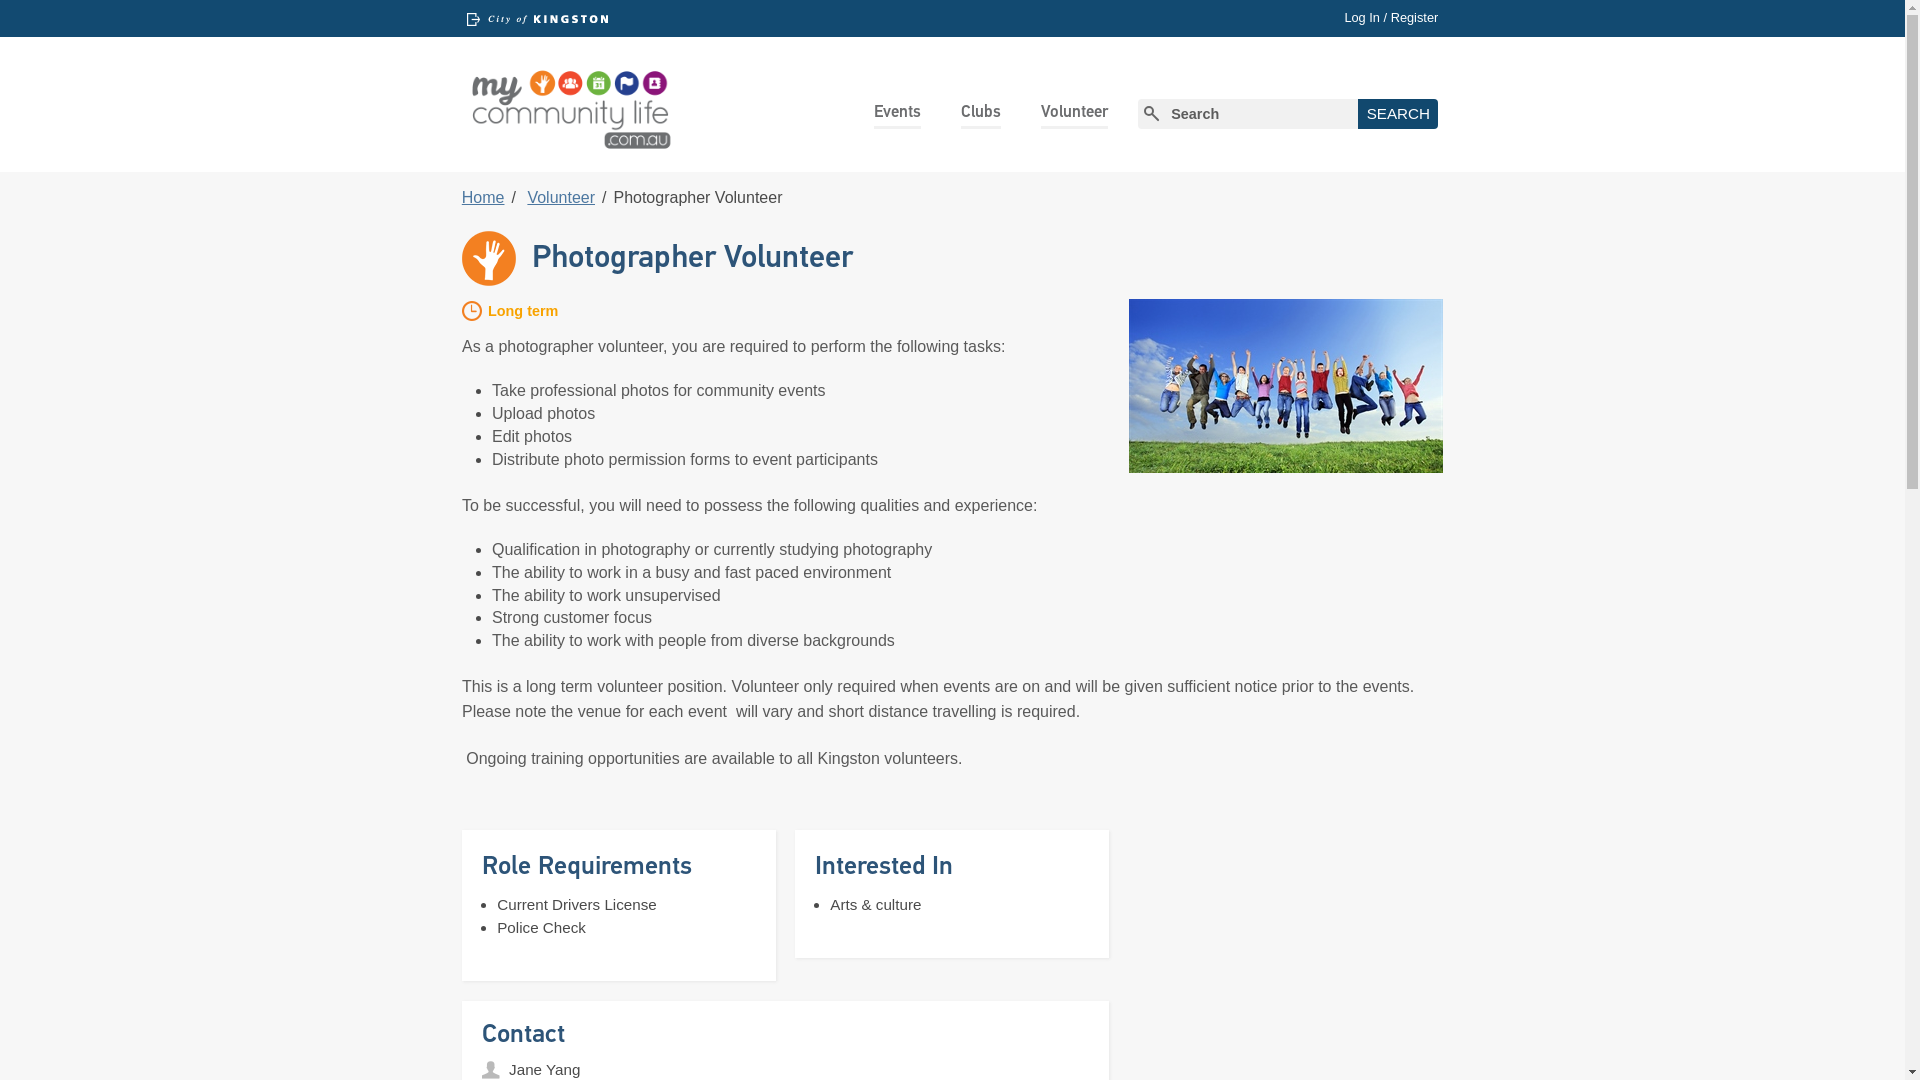  Describe the element at coordinates (537, 19) in the screenshot. I see `'City of Kingston'` at that location.